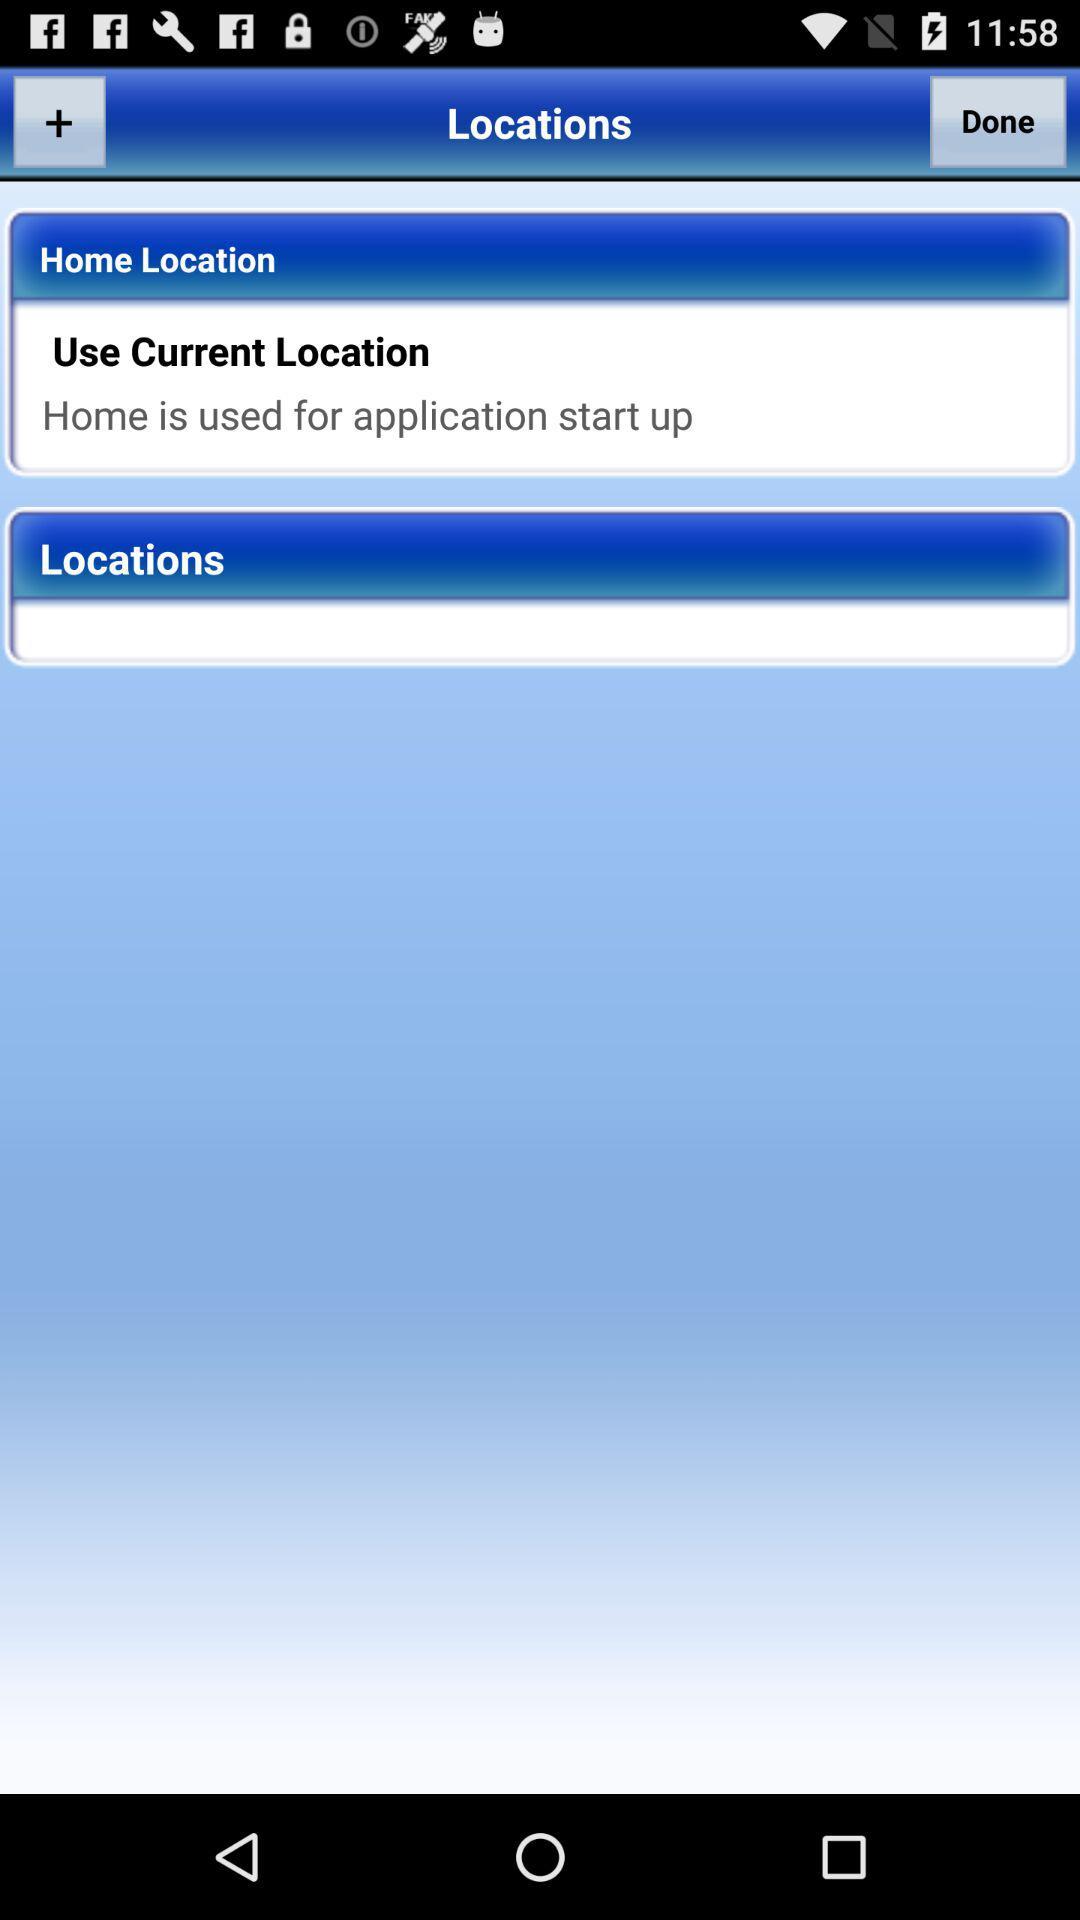  I want to click on the item above the use current location, so click(998, 120).